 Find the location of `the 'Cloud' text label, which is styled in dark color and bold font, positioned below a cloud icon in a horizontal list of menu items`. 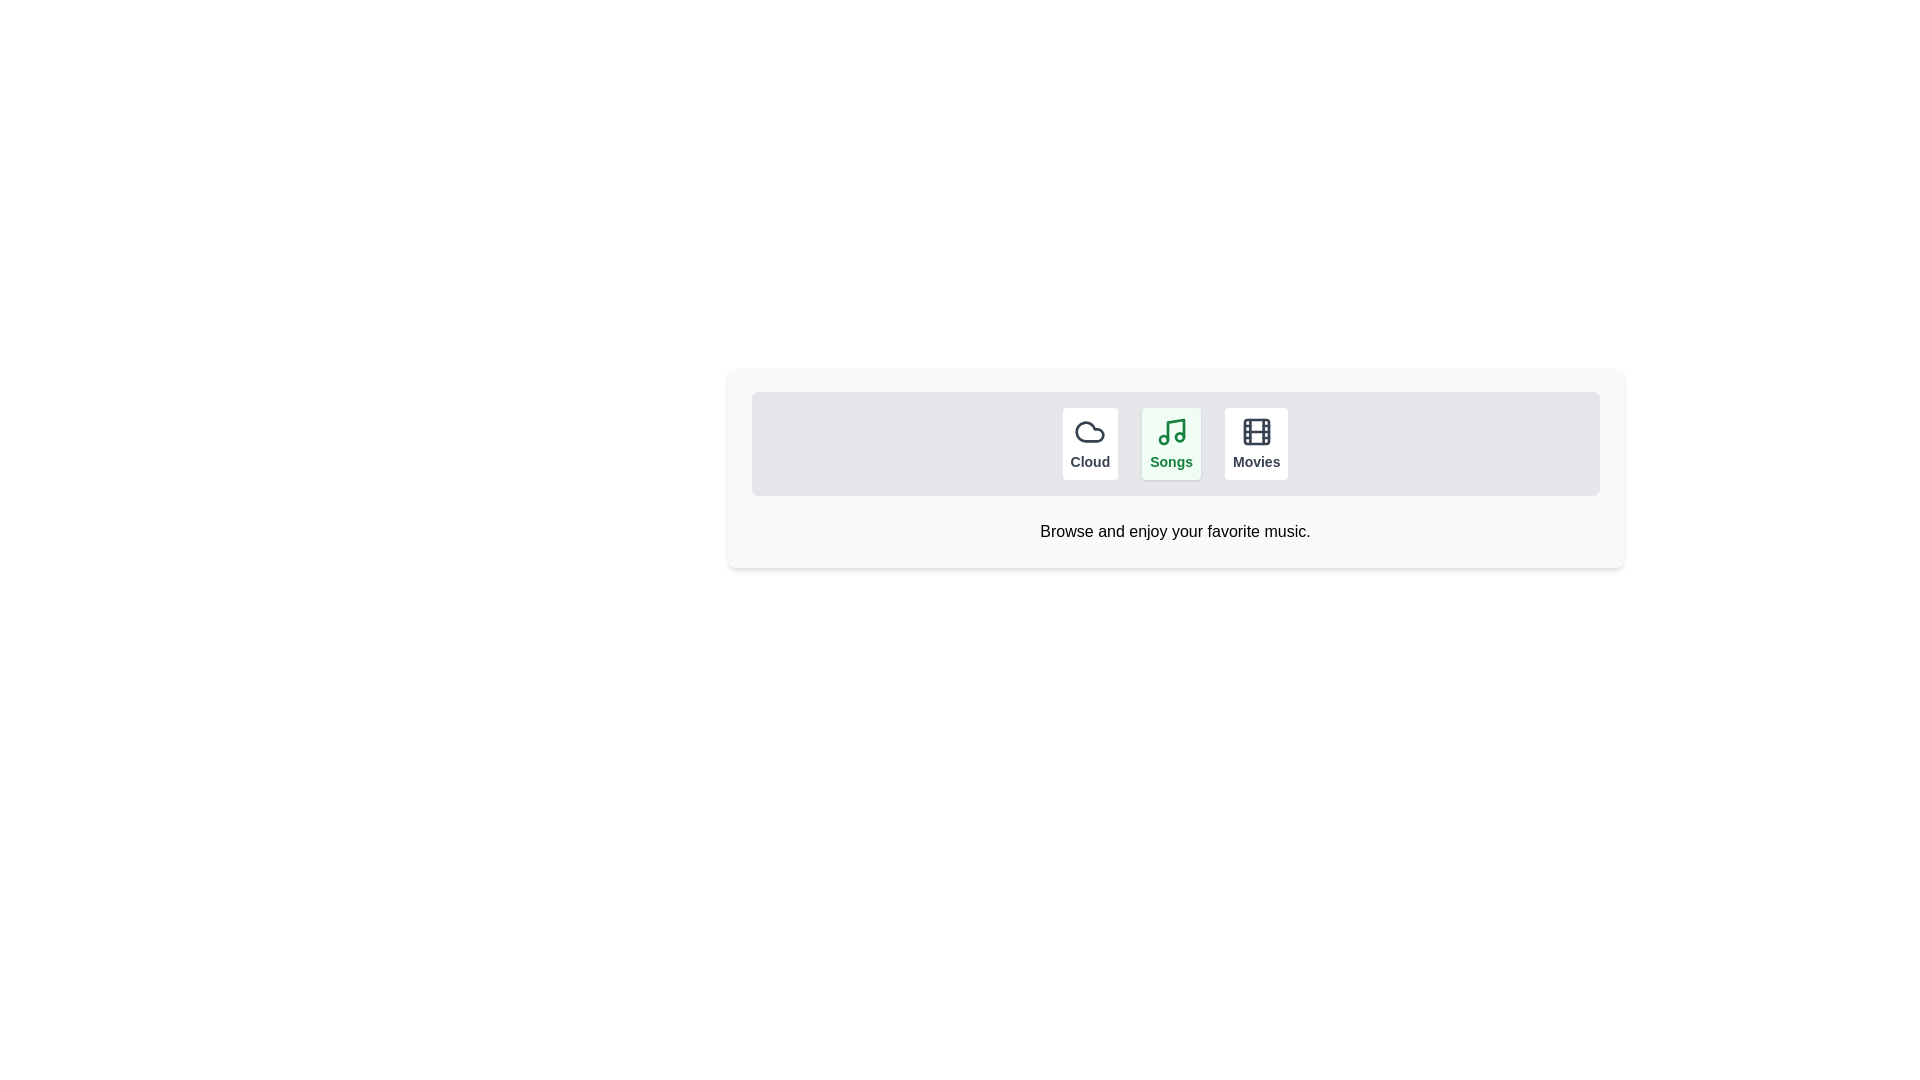

the 'Cloud' text label, which is styled in dark color and bold font, positioned below a cloud icon in a horizontal list of menu items is located at coordinates (1089, 462).